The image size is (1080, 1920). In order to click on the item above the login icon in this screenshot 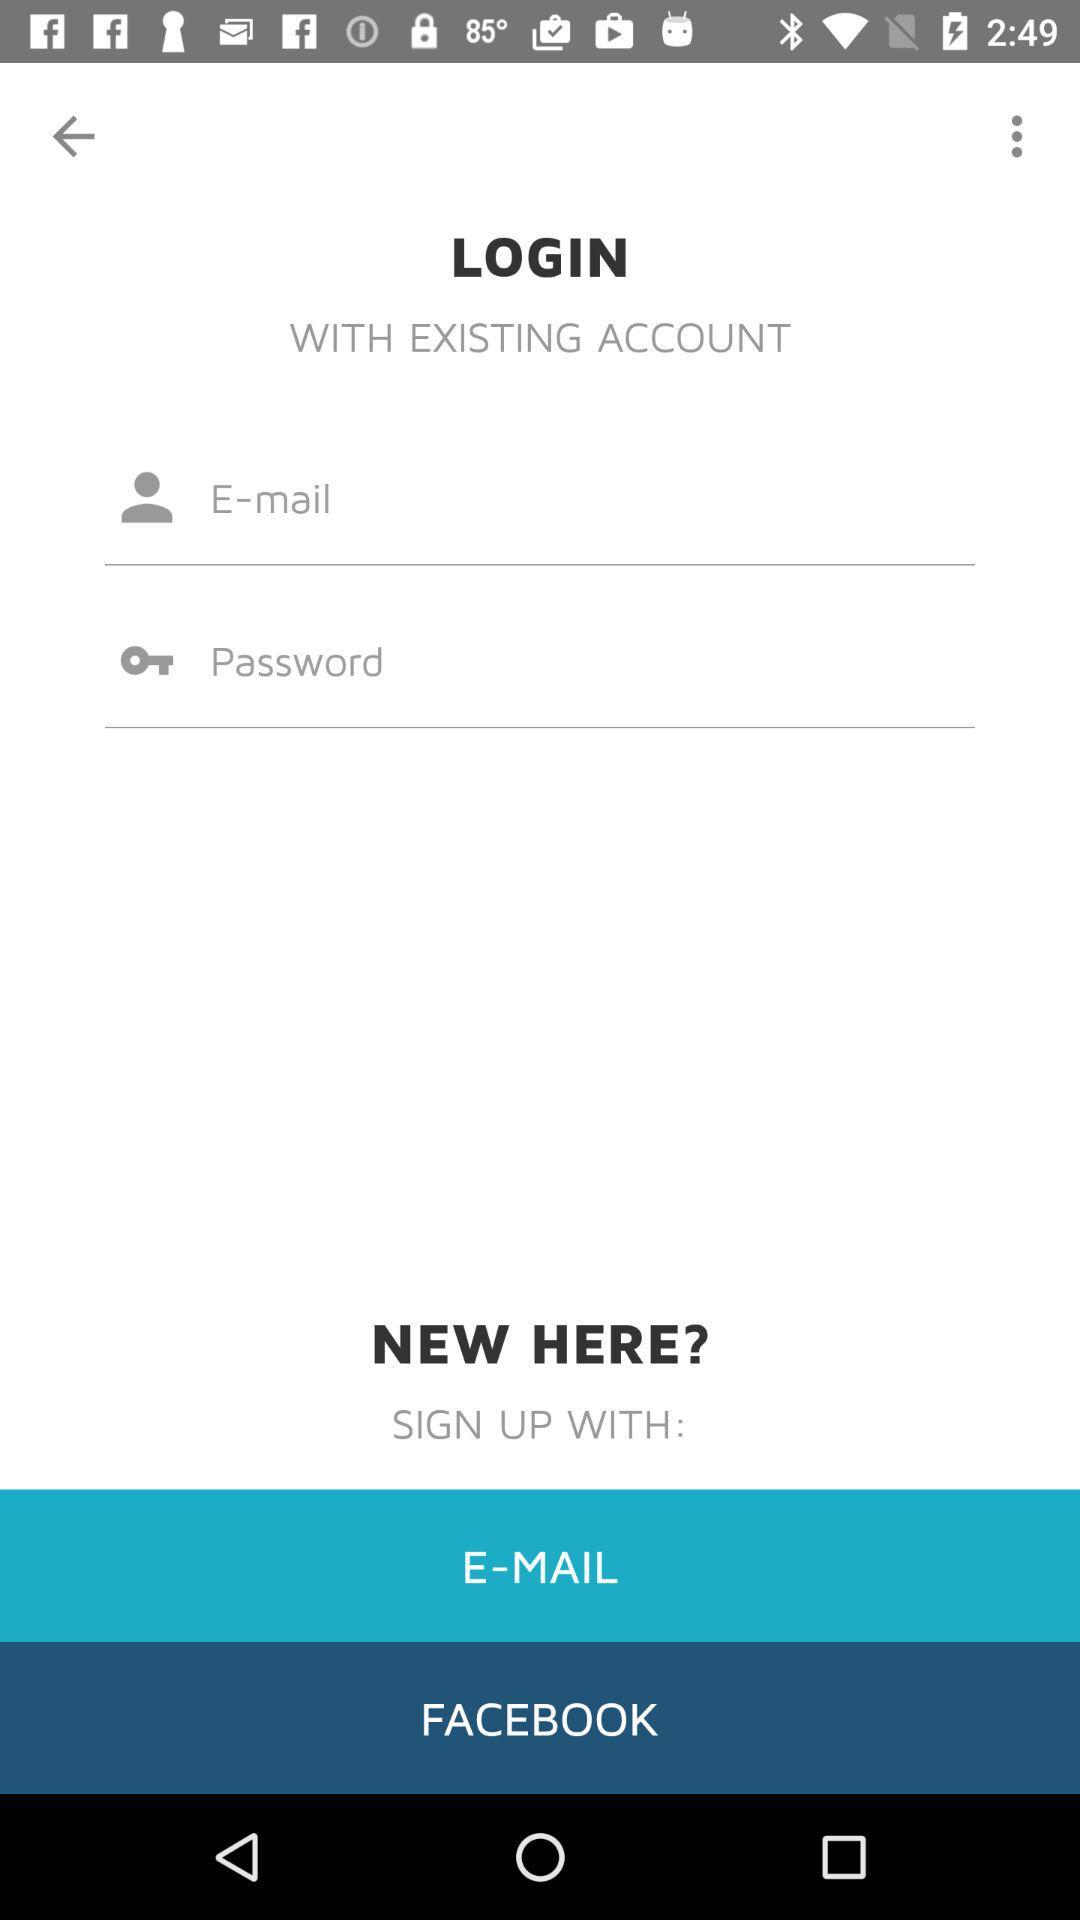, I will do `click(1017, 135)`.